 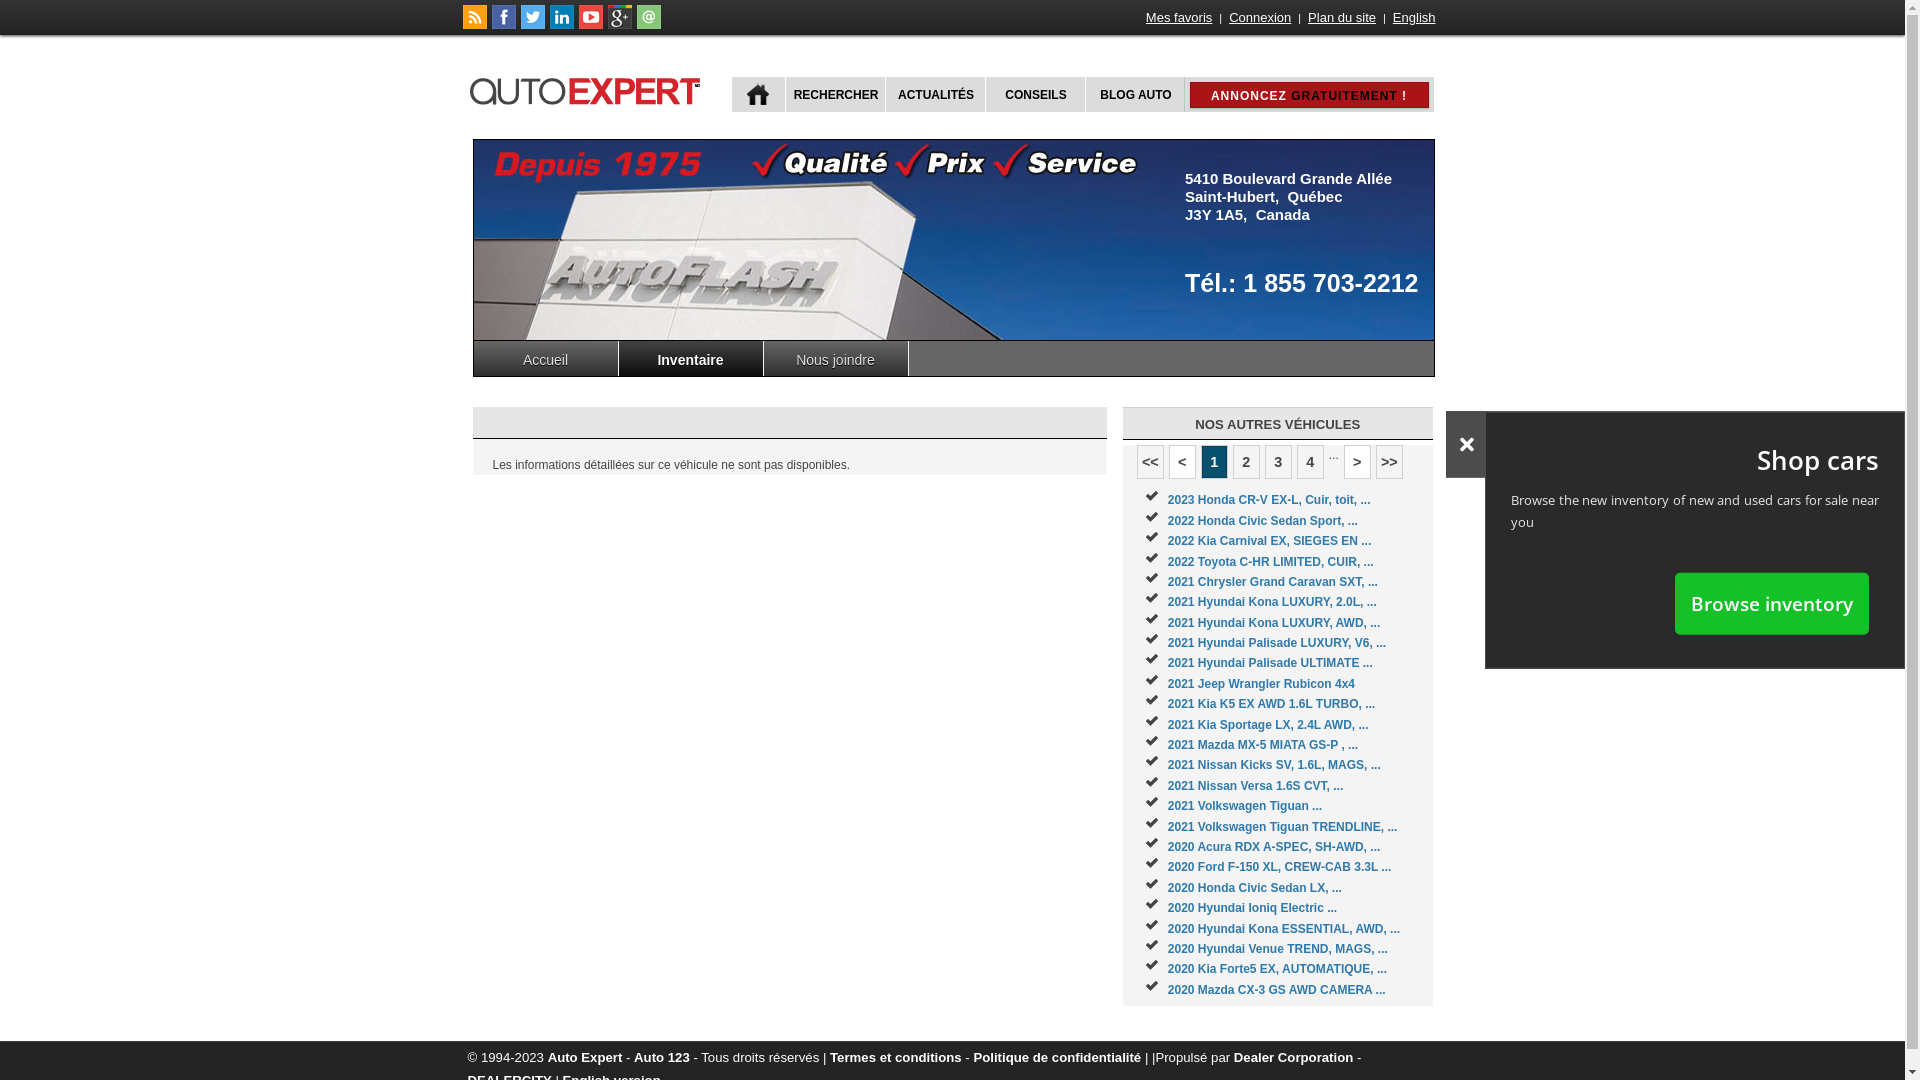 I want to click on '2021 Hyundai Kona LUXURY, AWD, ...', so click(x=1272, y=622).